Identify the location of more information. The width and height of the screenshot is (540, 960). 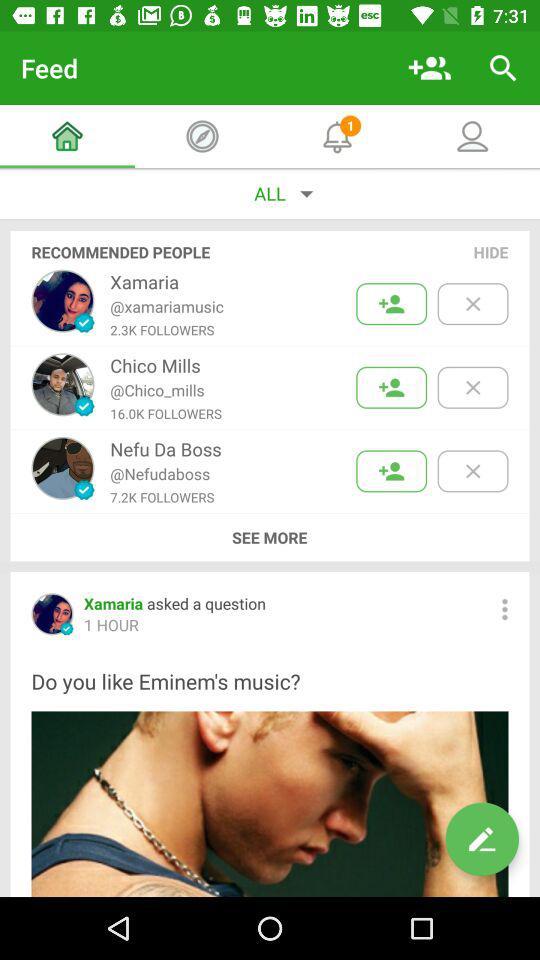
(503, 608).